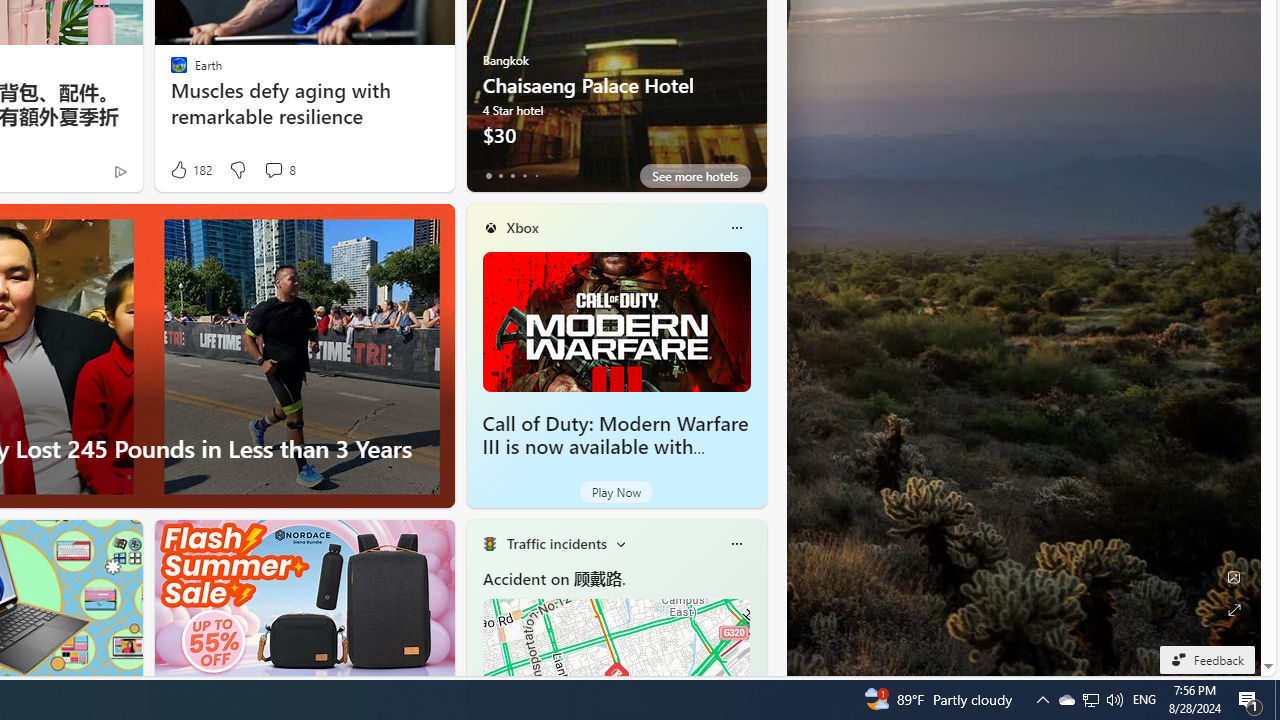  I want to click on 'View comments 8 Comment', so click(272, 168).